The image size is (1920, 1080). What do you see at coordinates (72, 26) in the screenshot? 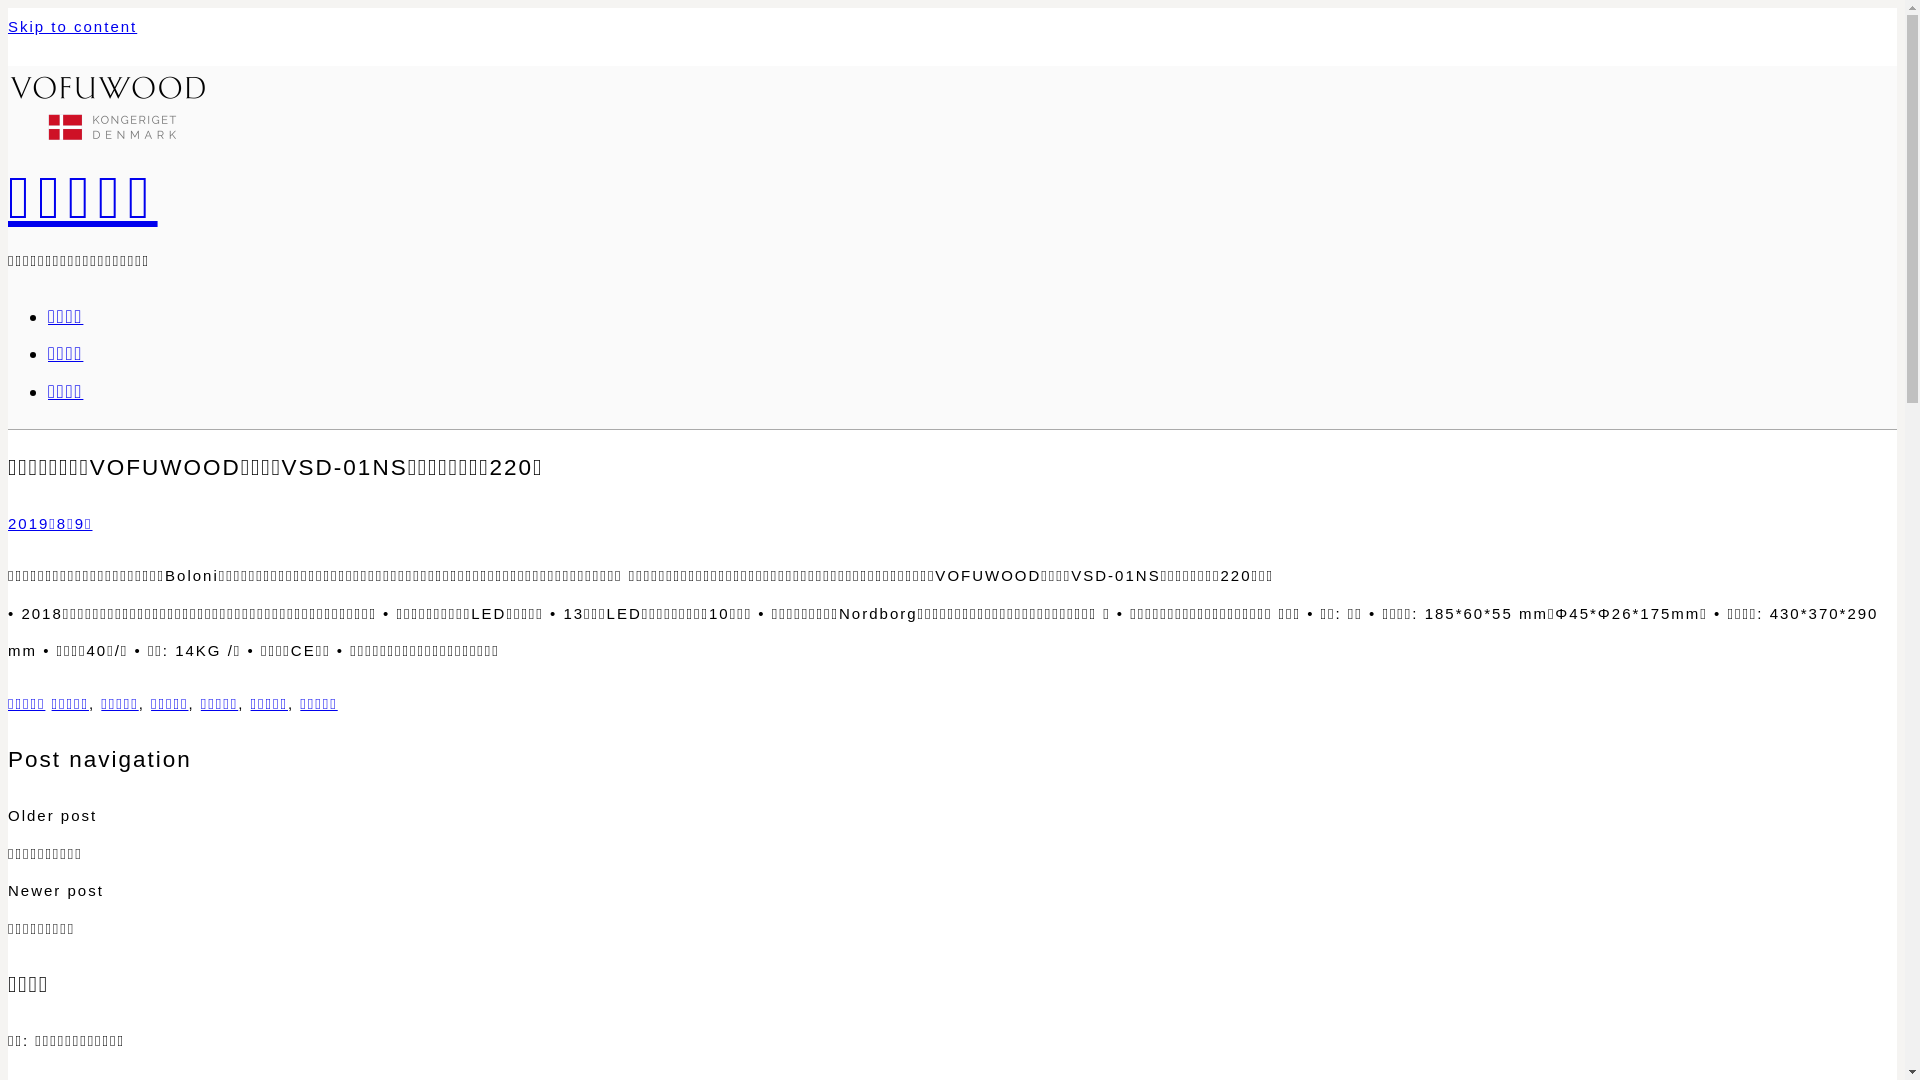
I see `'Skip to content'` at bounding box center [72, 26].